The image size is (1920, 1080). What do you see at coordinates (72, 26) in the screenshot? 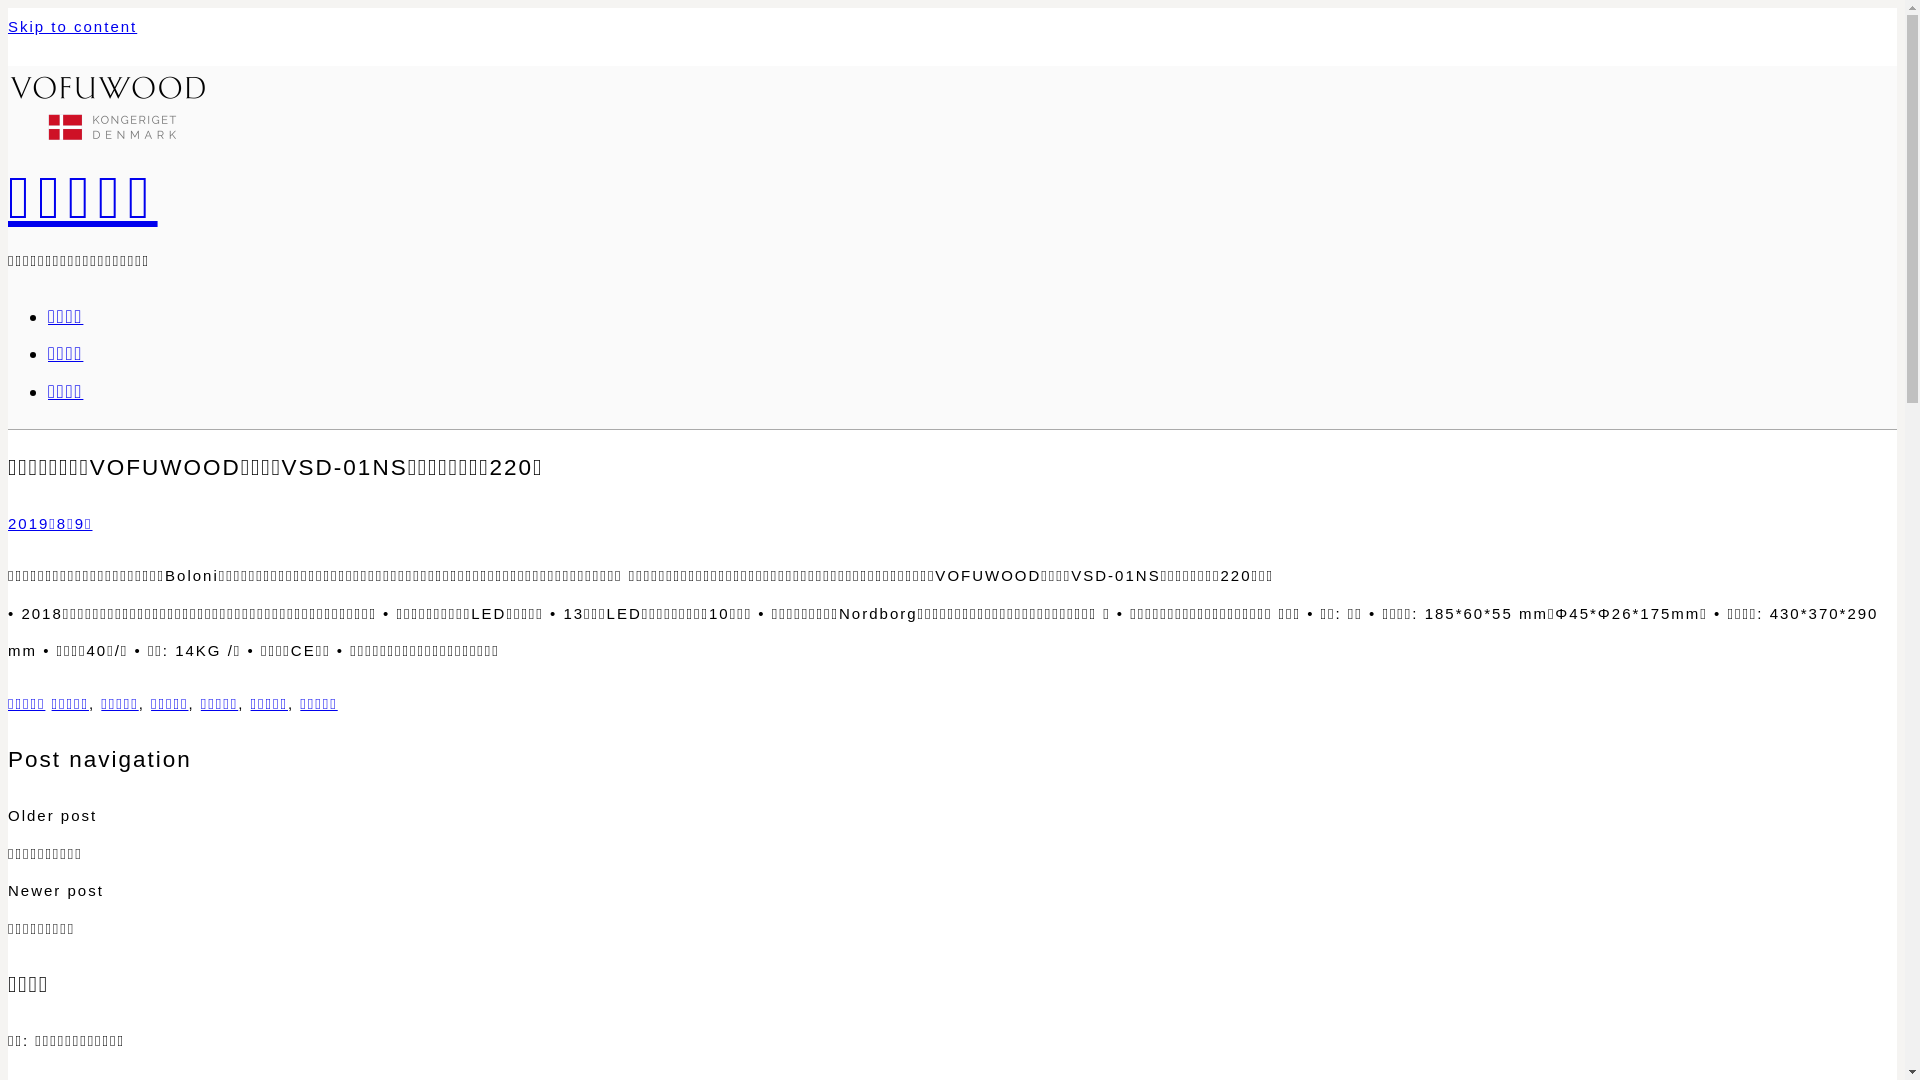
I see `'Skip to content'` at bounding box center [72, 26].